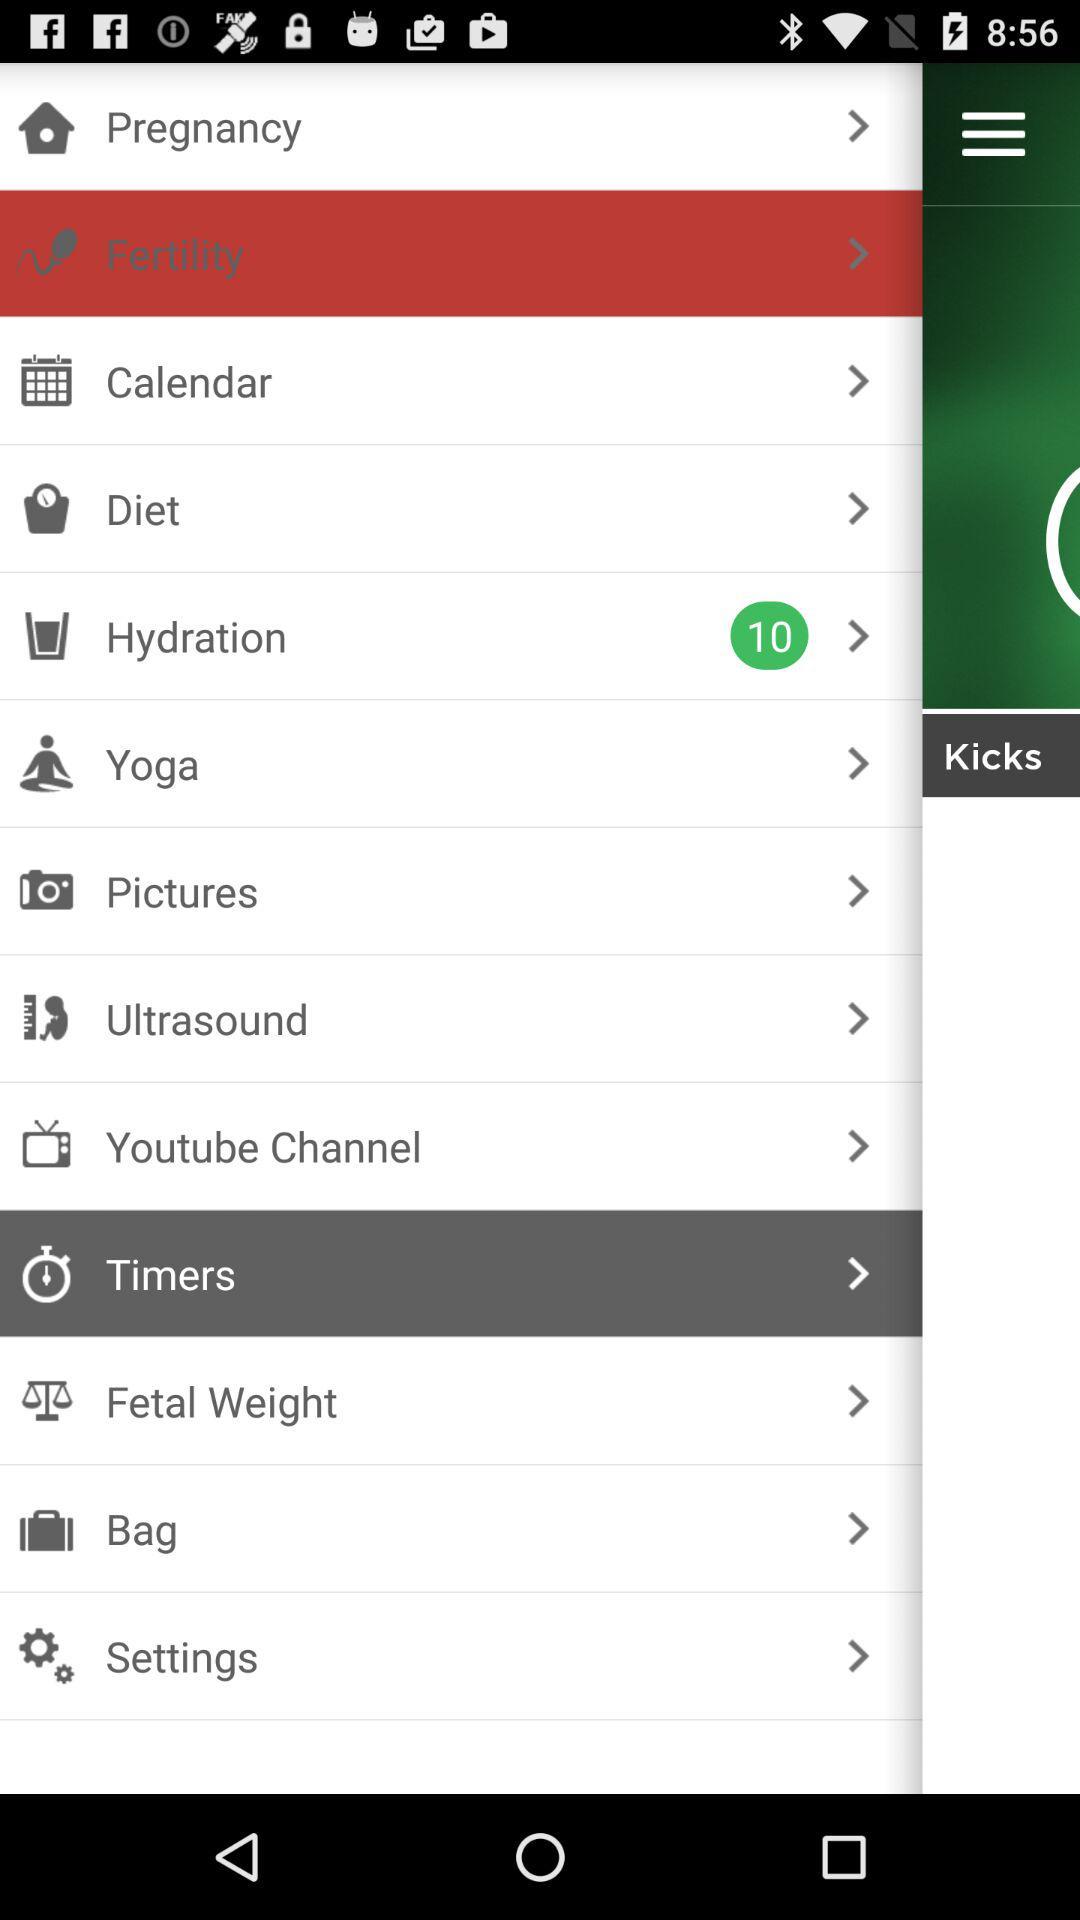  What do you see at coordinates (457, 1018) in the screenshot?
I see `icon above youtube channel` at bounding box center [457, 1018].